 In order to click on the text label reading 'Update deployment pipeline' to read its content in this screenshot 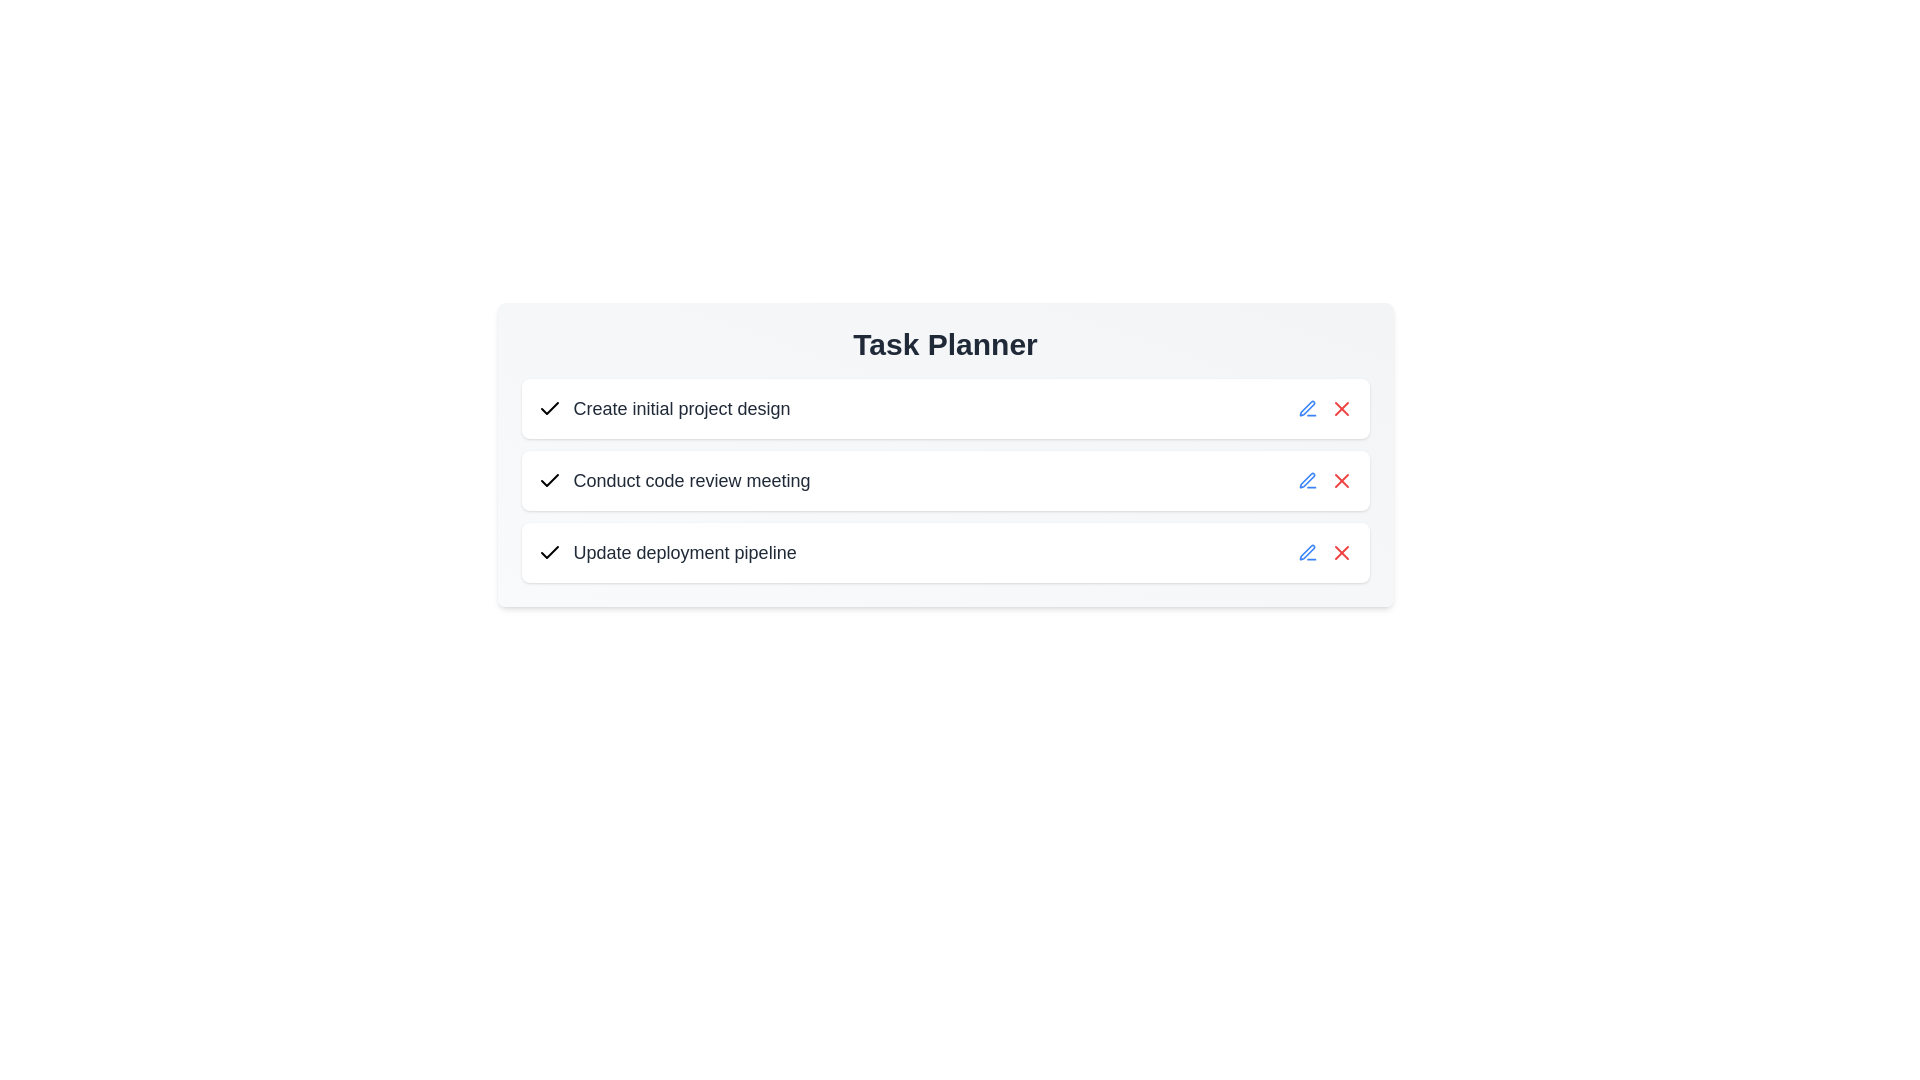, I will do `click(685, 552)`.